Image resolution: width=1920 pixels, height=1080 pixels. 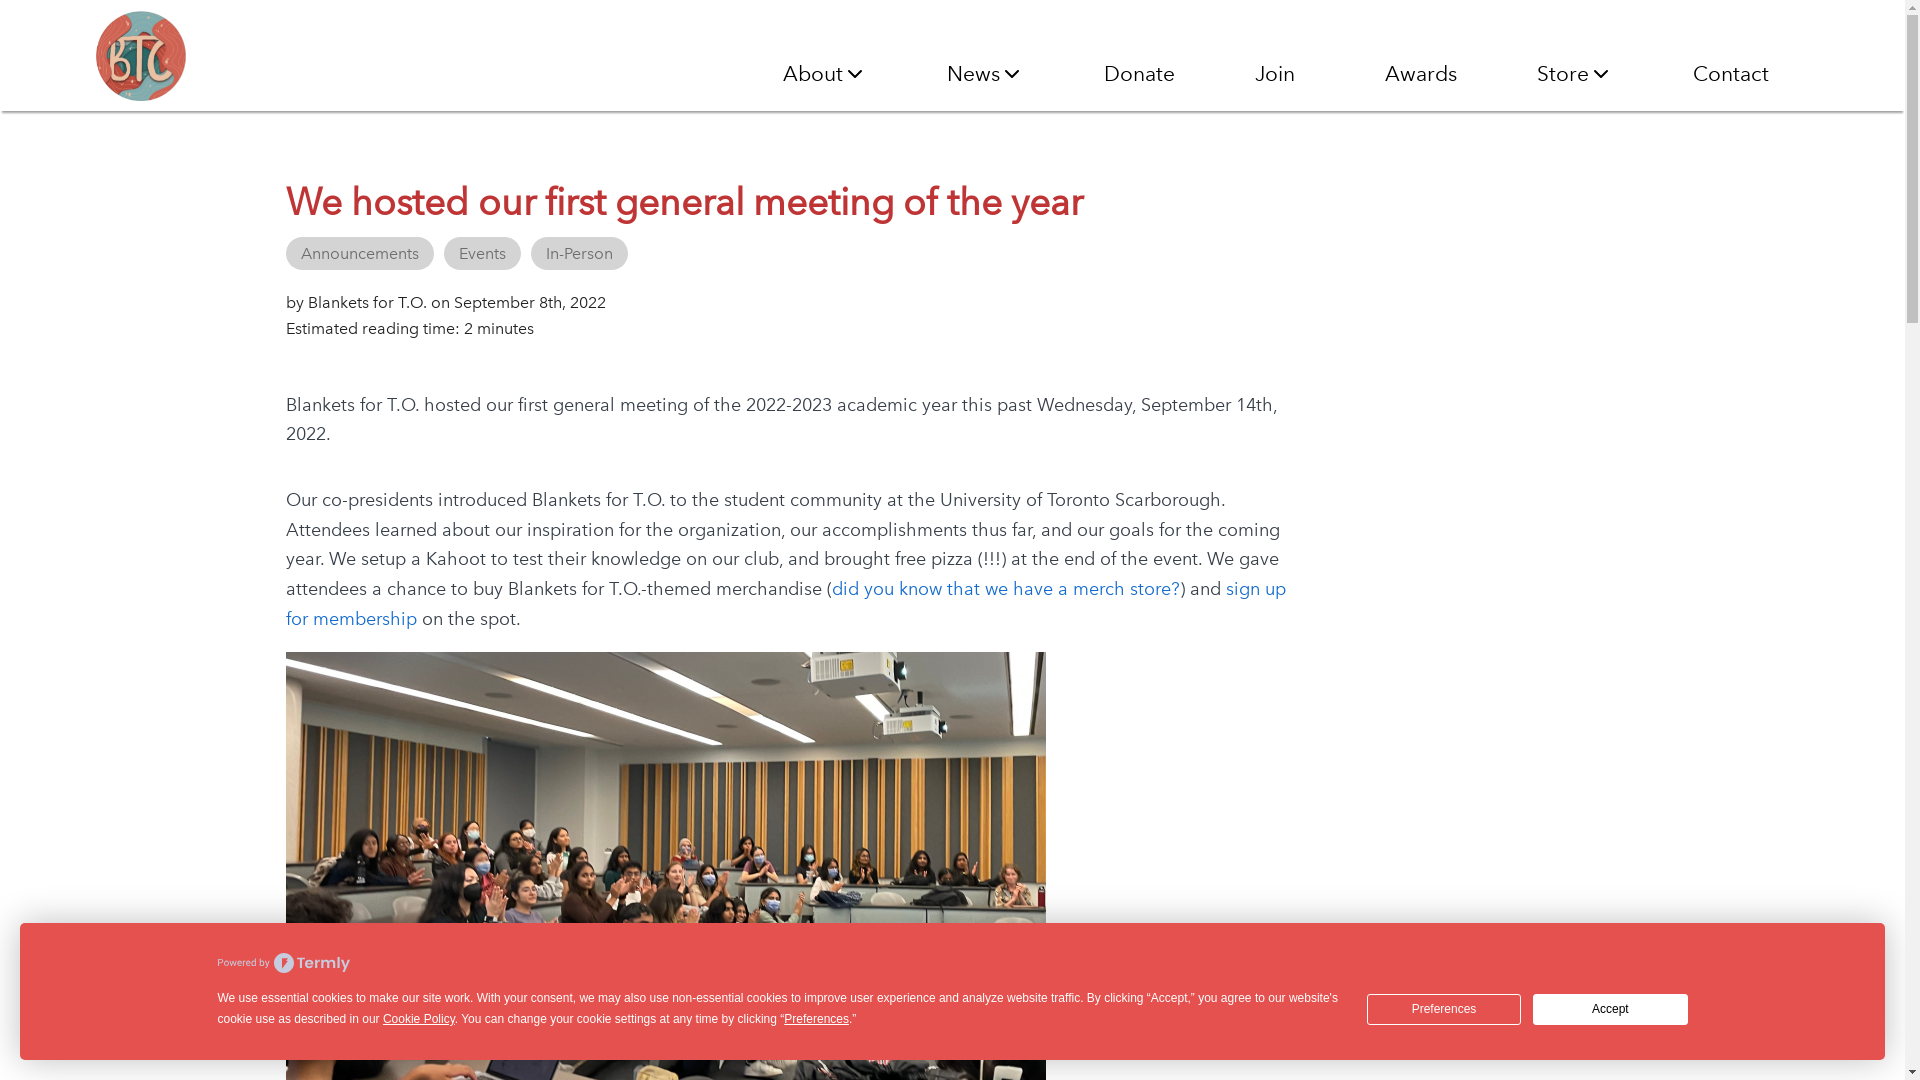 What do you see at coordinates (1573, 72) in the screenshot?
I see `'Store'` at bounding box center [1573, 72].